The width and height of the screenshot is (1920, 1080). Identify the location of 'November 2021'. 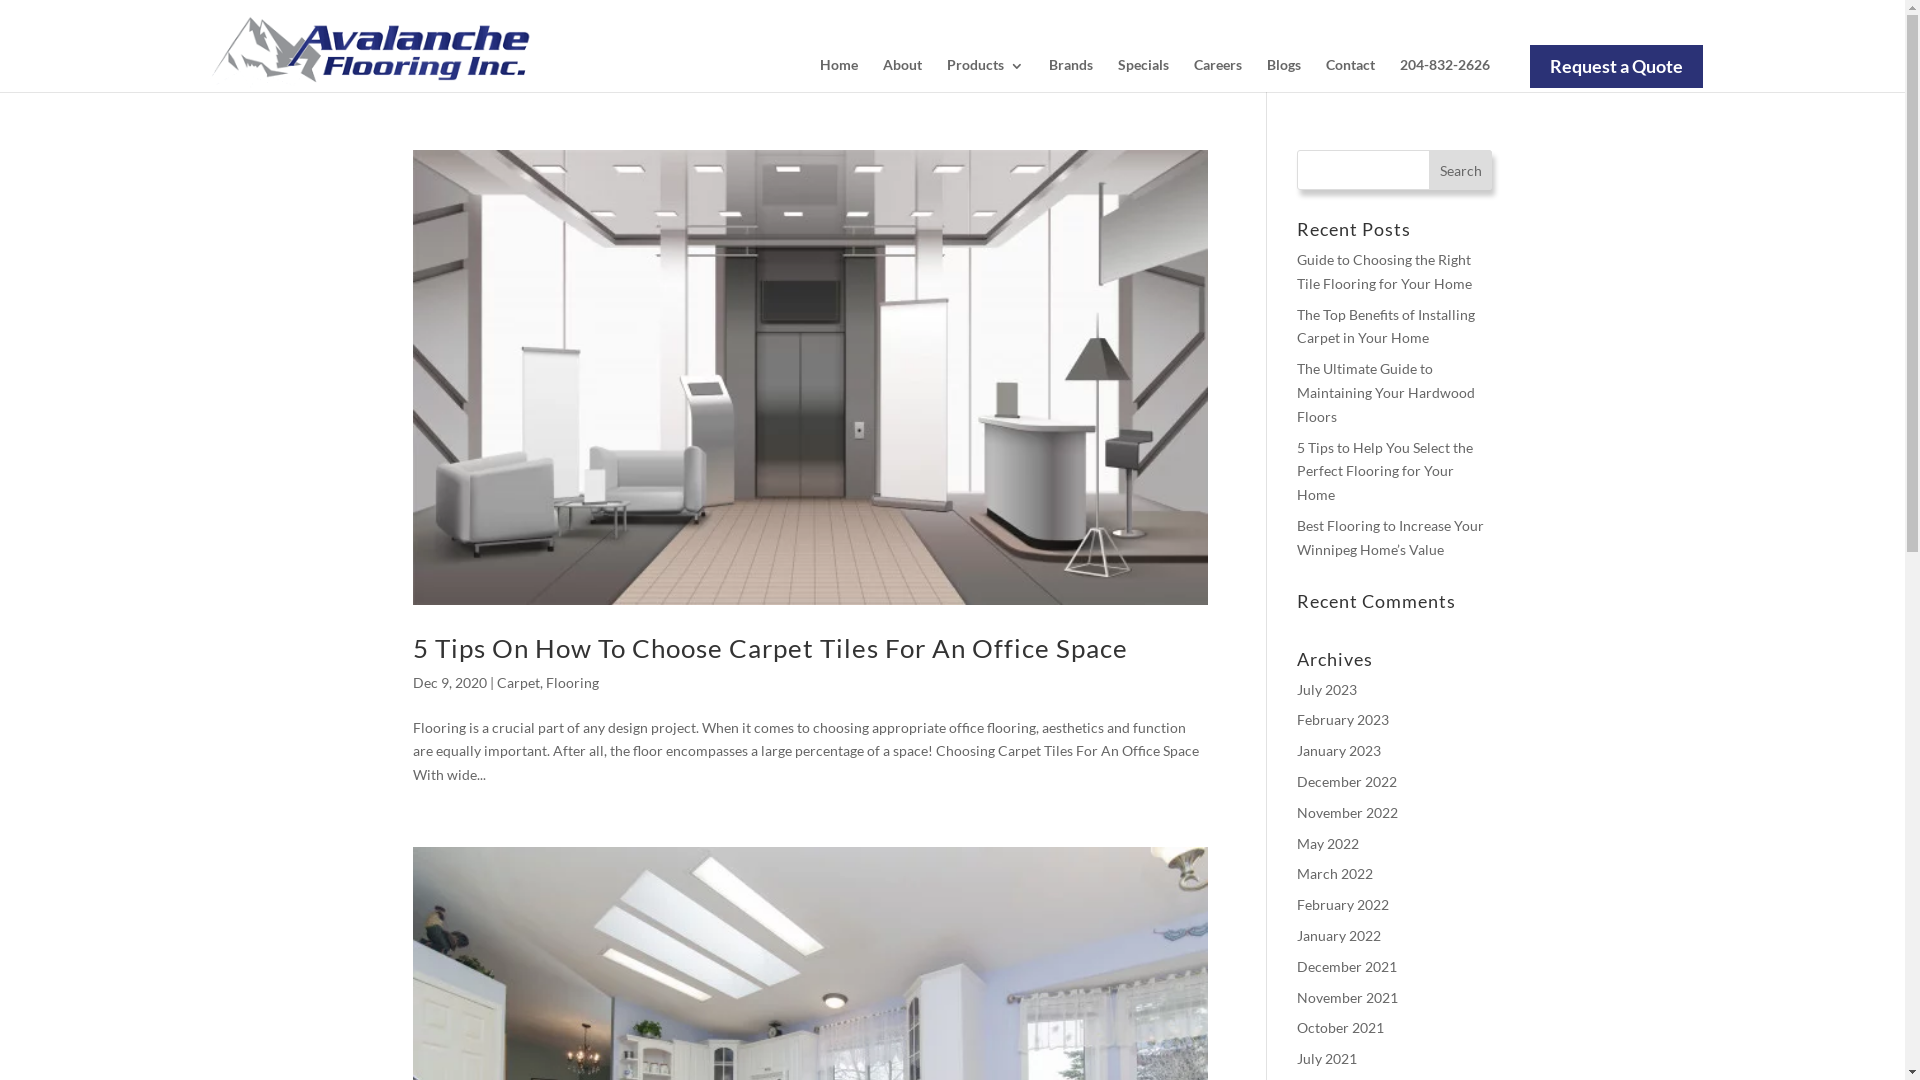
(1347, 997).